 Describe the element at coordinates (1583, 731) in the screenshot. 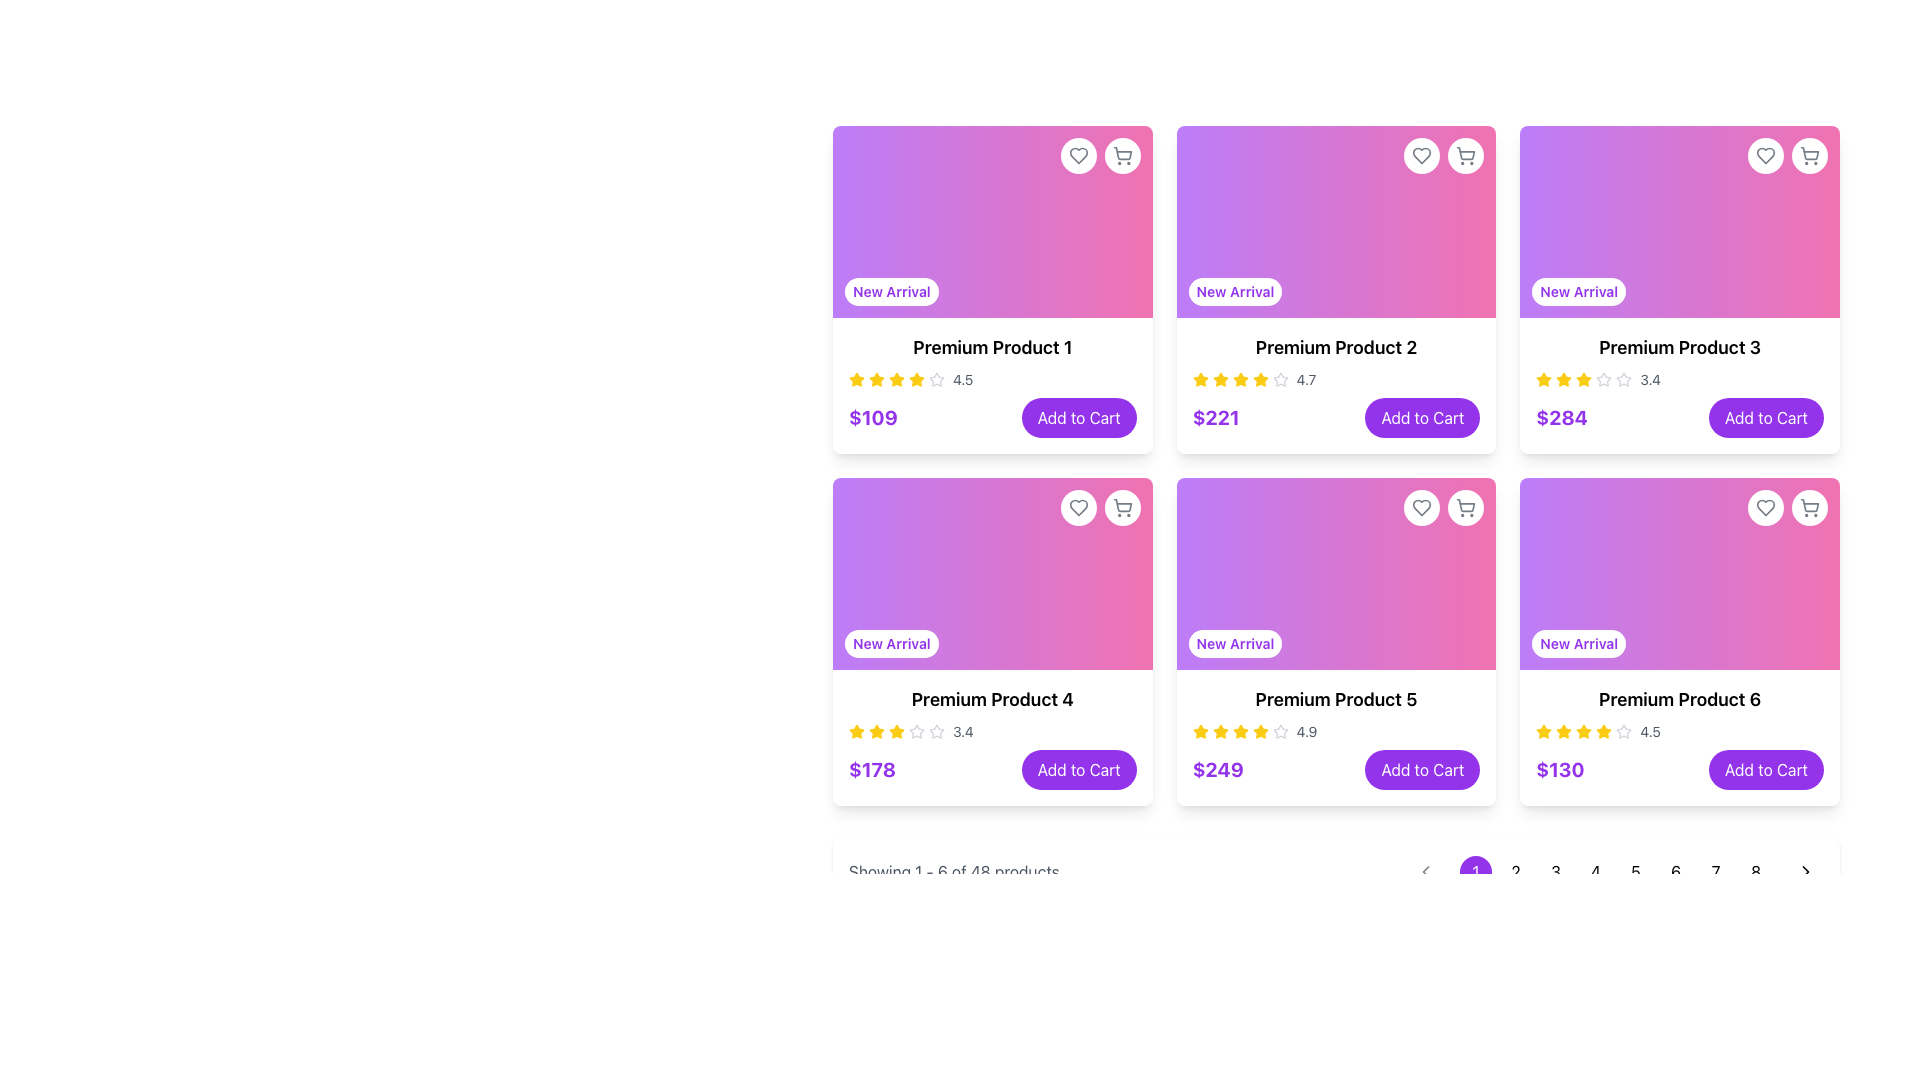

I see `the third yellow filled star icon in the rating system for 'Premium Product 6', which indicates a rating value of 3` at that location.